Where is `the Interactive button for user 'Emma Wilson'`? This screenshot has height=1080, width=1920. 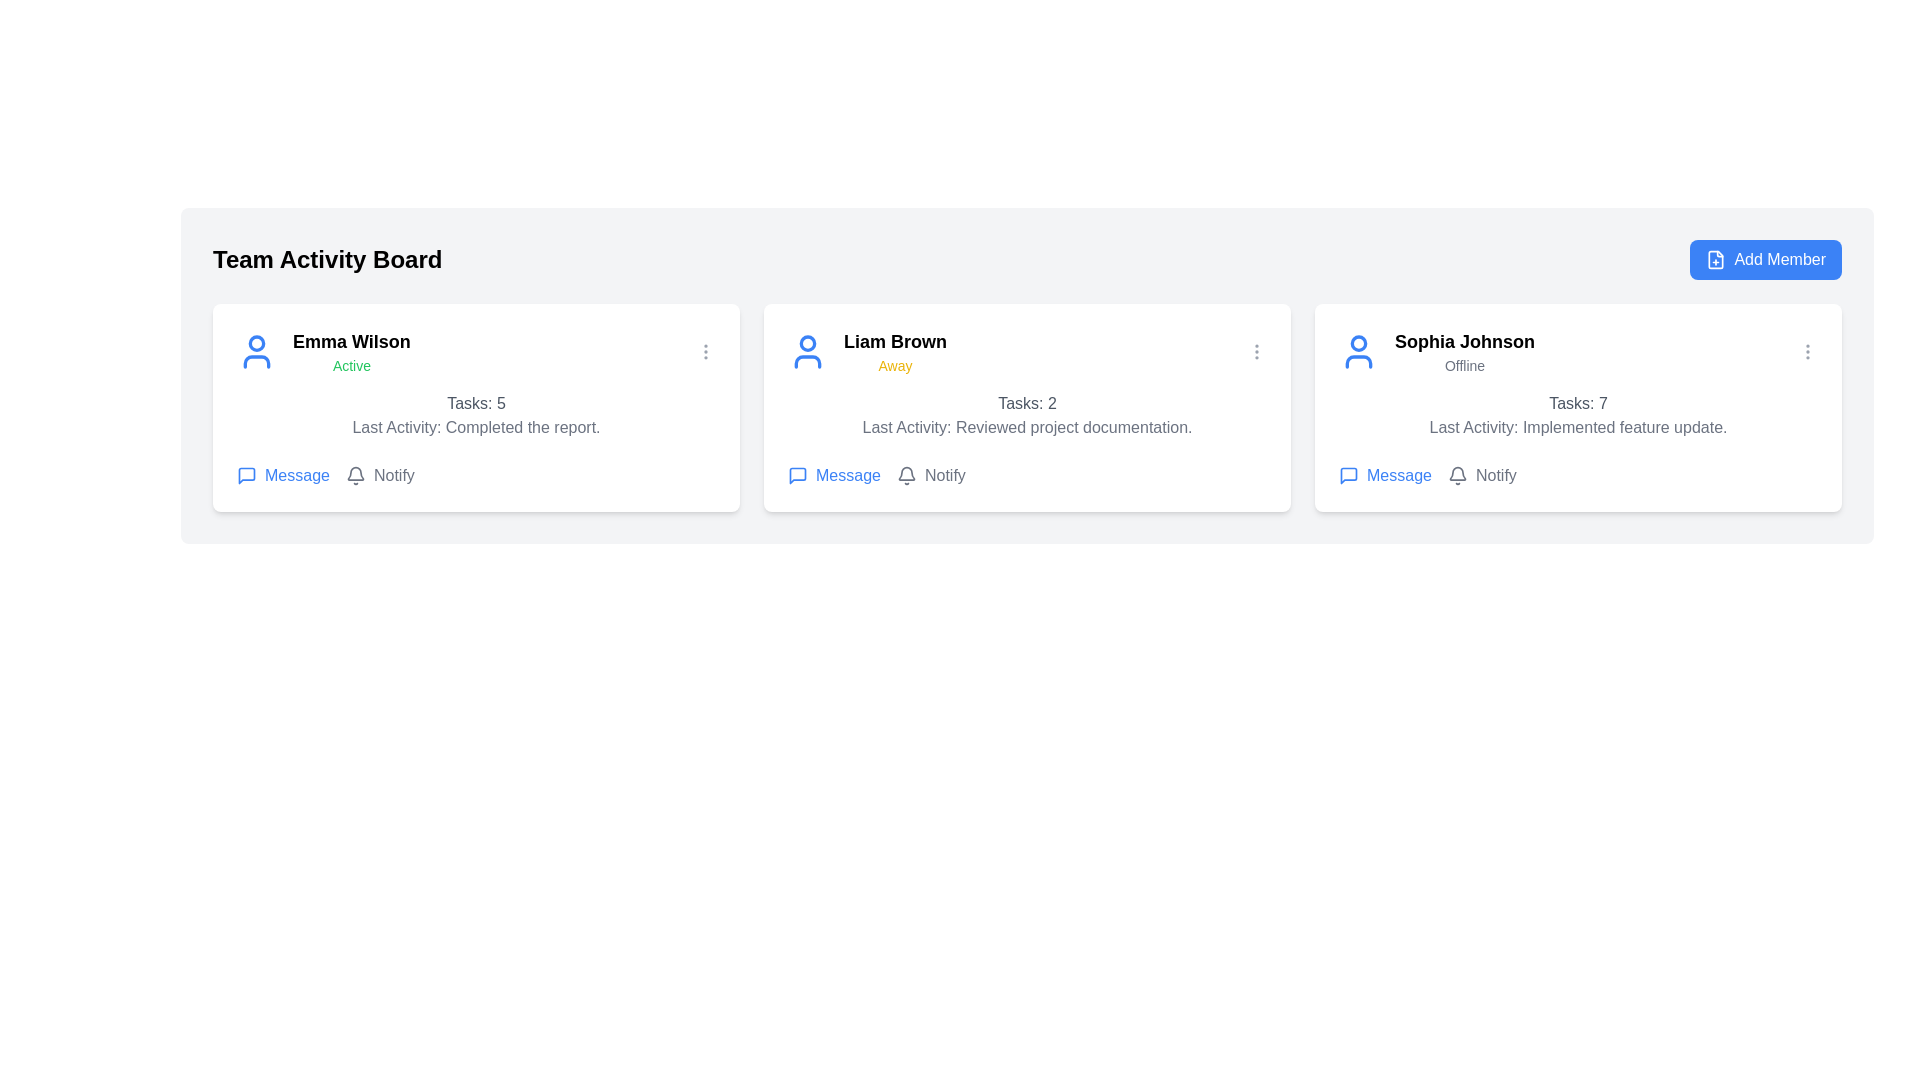 the Interactive button for user 'Emma Wilson' is located at coordinates (282, 475).